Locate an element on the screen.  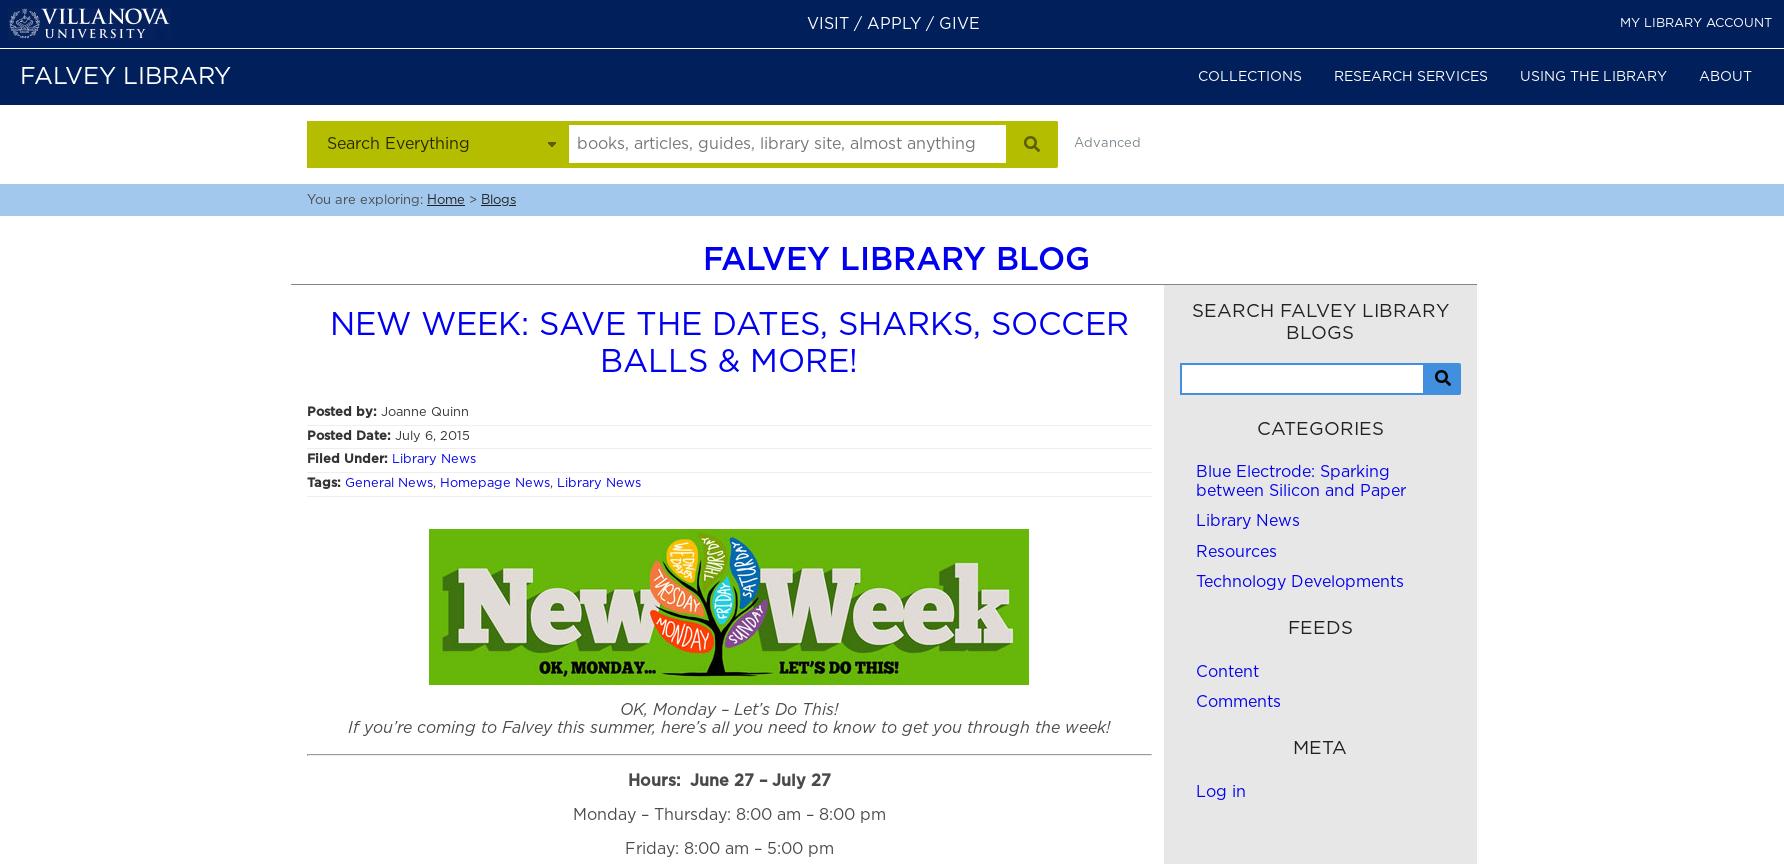
'Resources' is located at coordinates (1234, 549).